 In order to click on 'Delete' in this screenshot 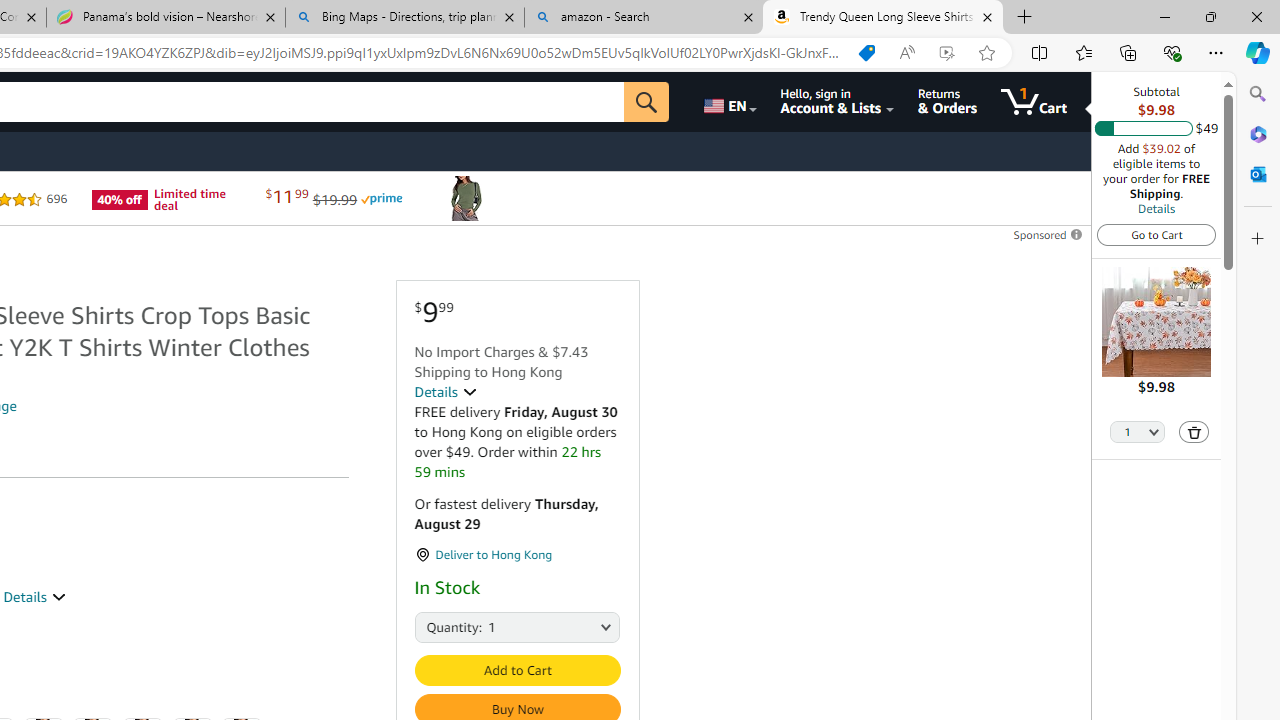, I will do `click(1194, 431)`.